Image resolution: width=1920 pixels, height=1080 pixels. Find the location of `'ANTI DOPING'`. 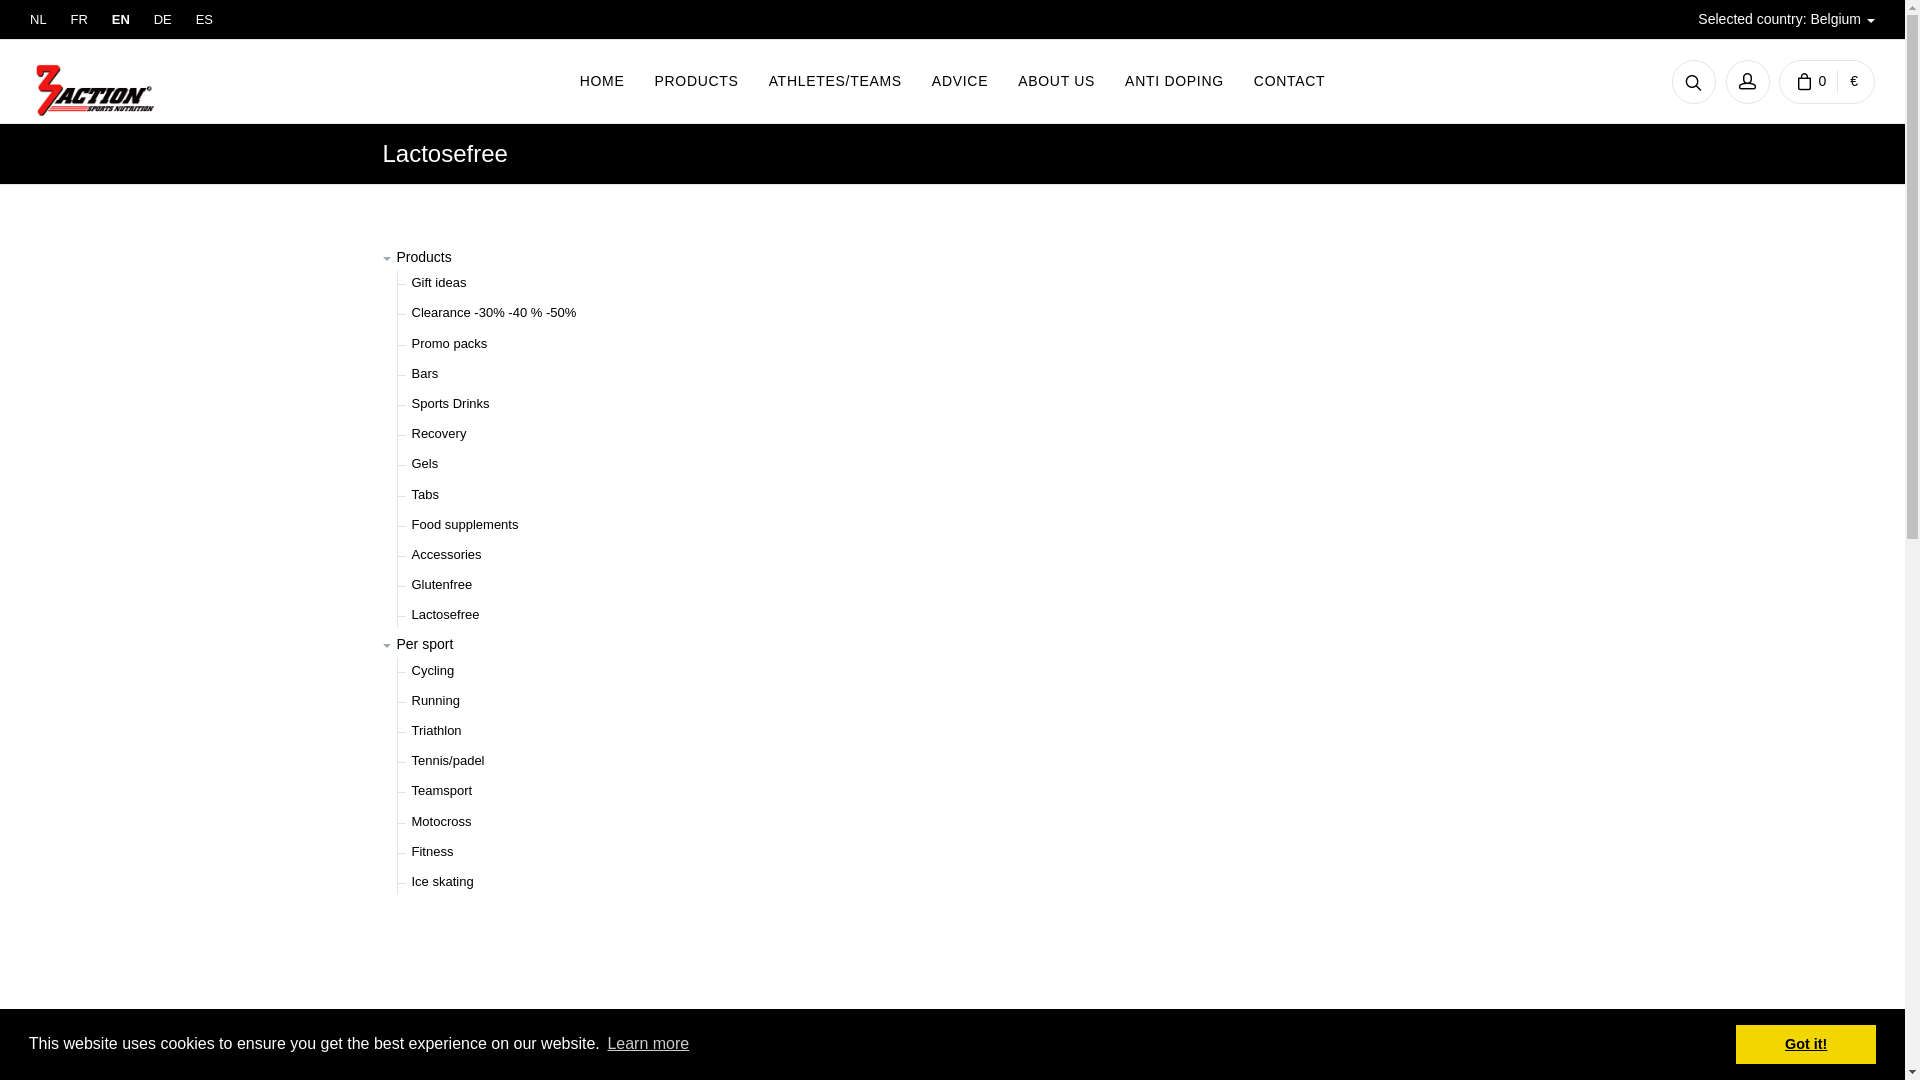

'ANTI DOPING' is located at coordinates (1174, 80).